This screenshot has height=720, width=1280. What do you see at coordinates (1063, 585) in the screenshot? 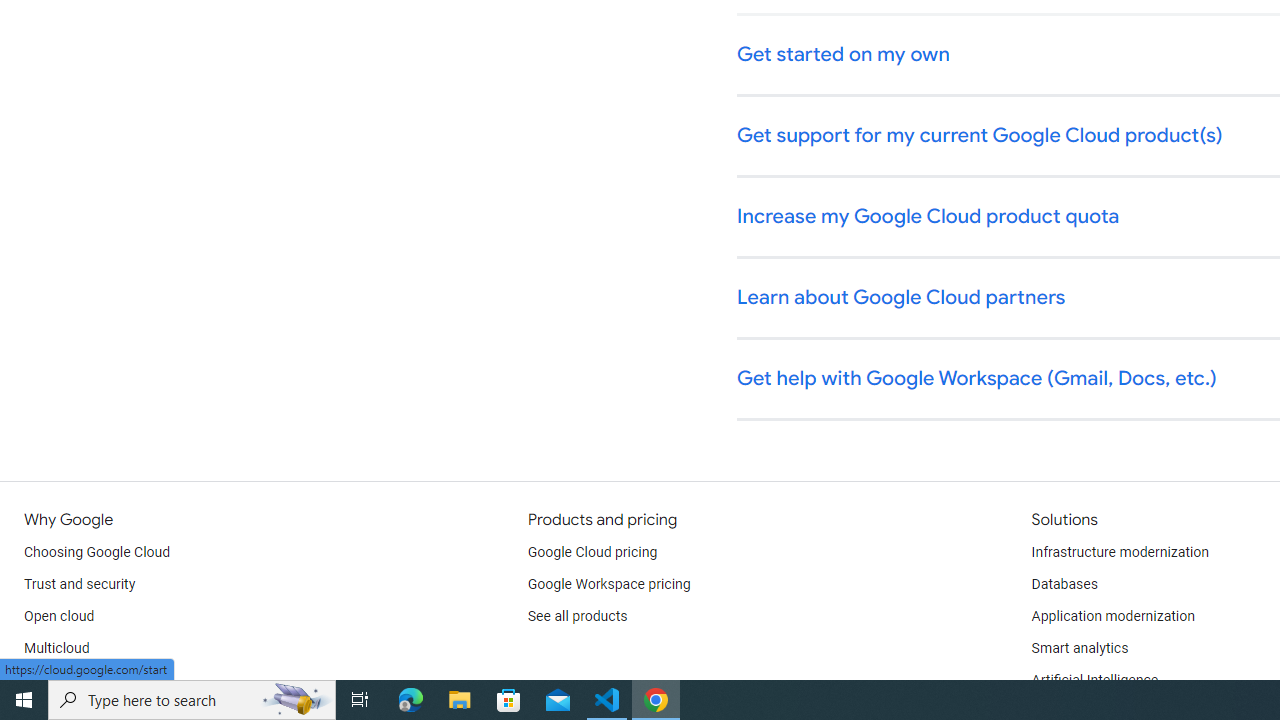
I see `'Databases'` at bounding box center [1063, 585].